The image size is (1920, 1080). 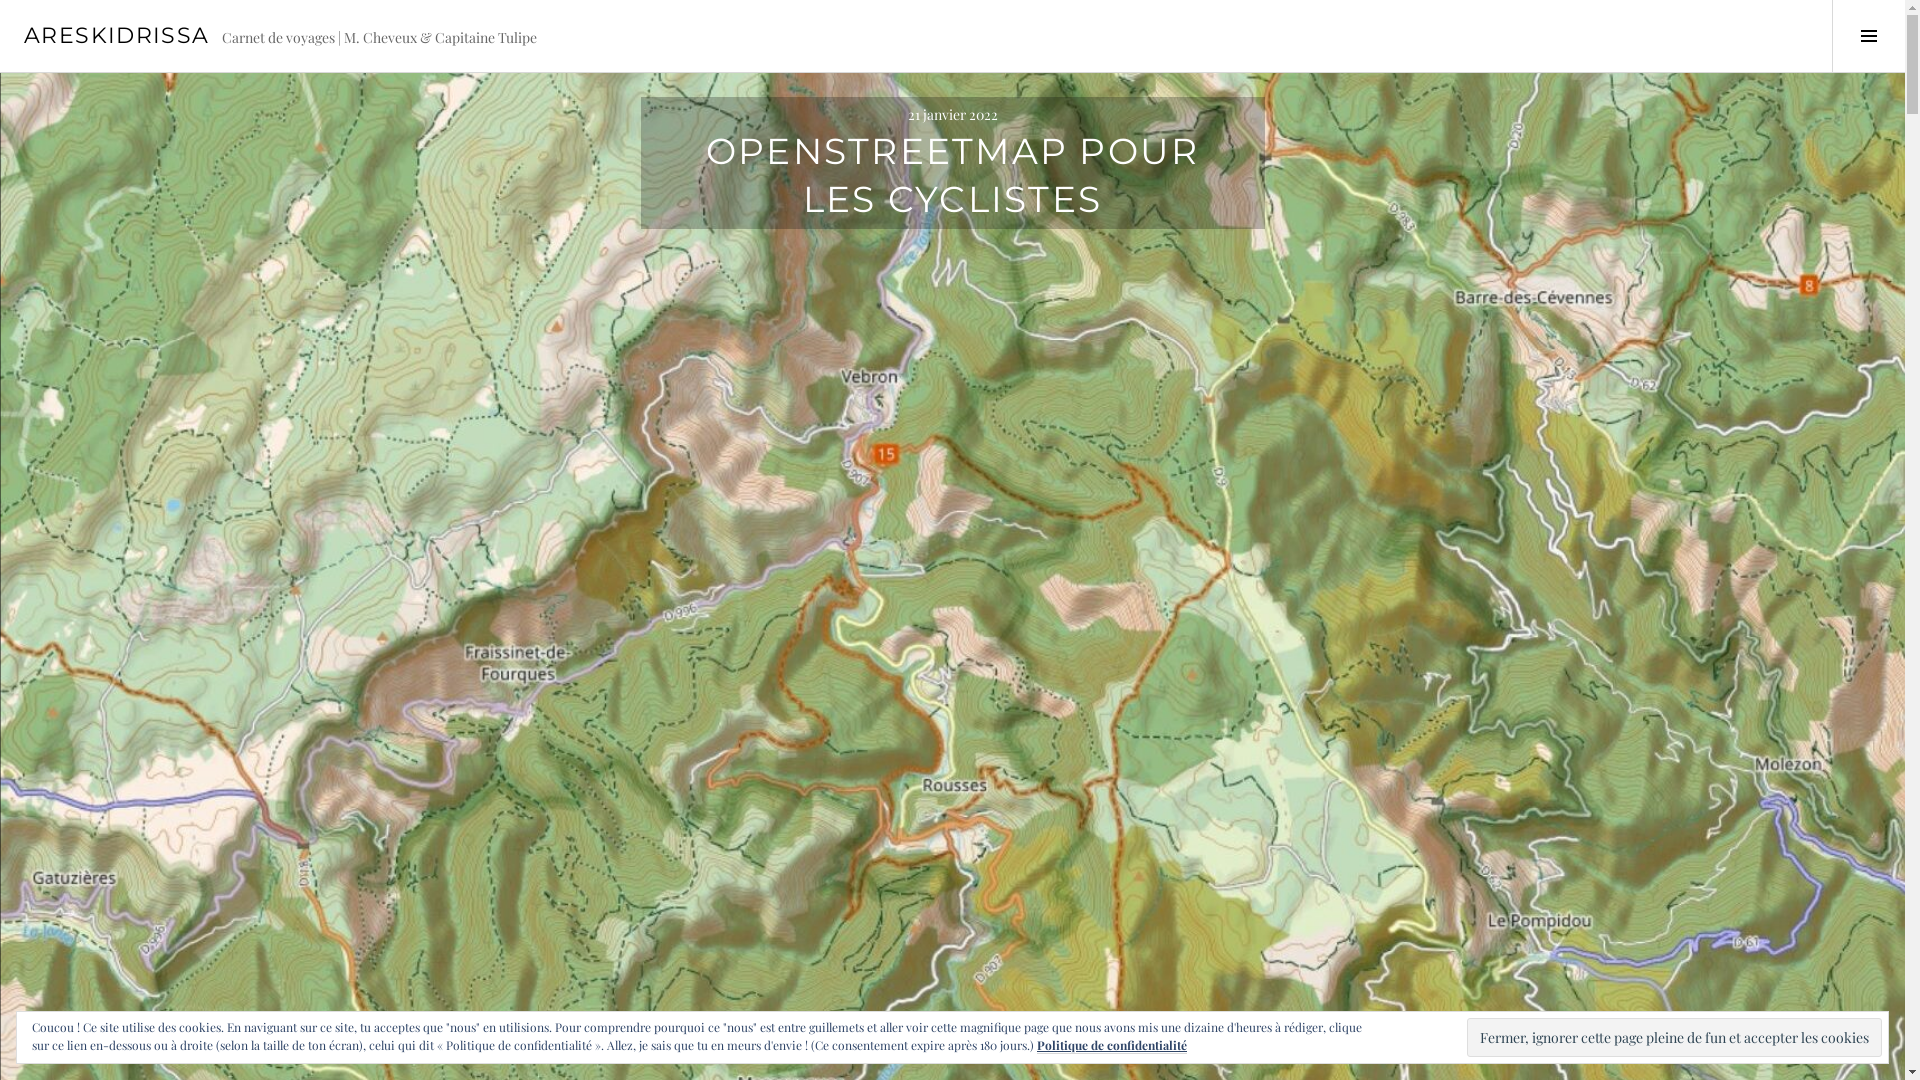 What do you see at coordinates (115, 35) in the screenshot?
I see `'ARESKIDRISSA'` at bounding box center [115, 35].